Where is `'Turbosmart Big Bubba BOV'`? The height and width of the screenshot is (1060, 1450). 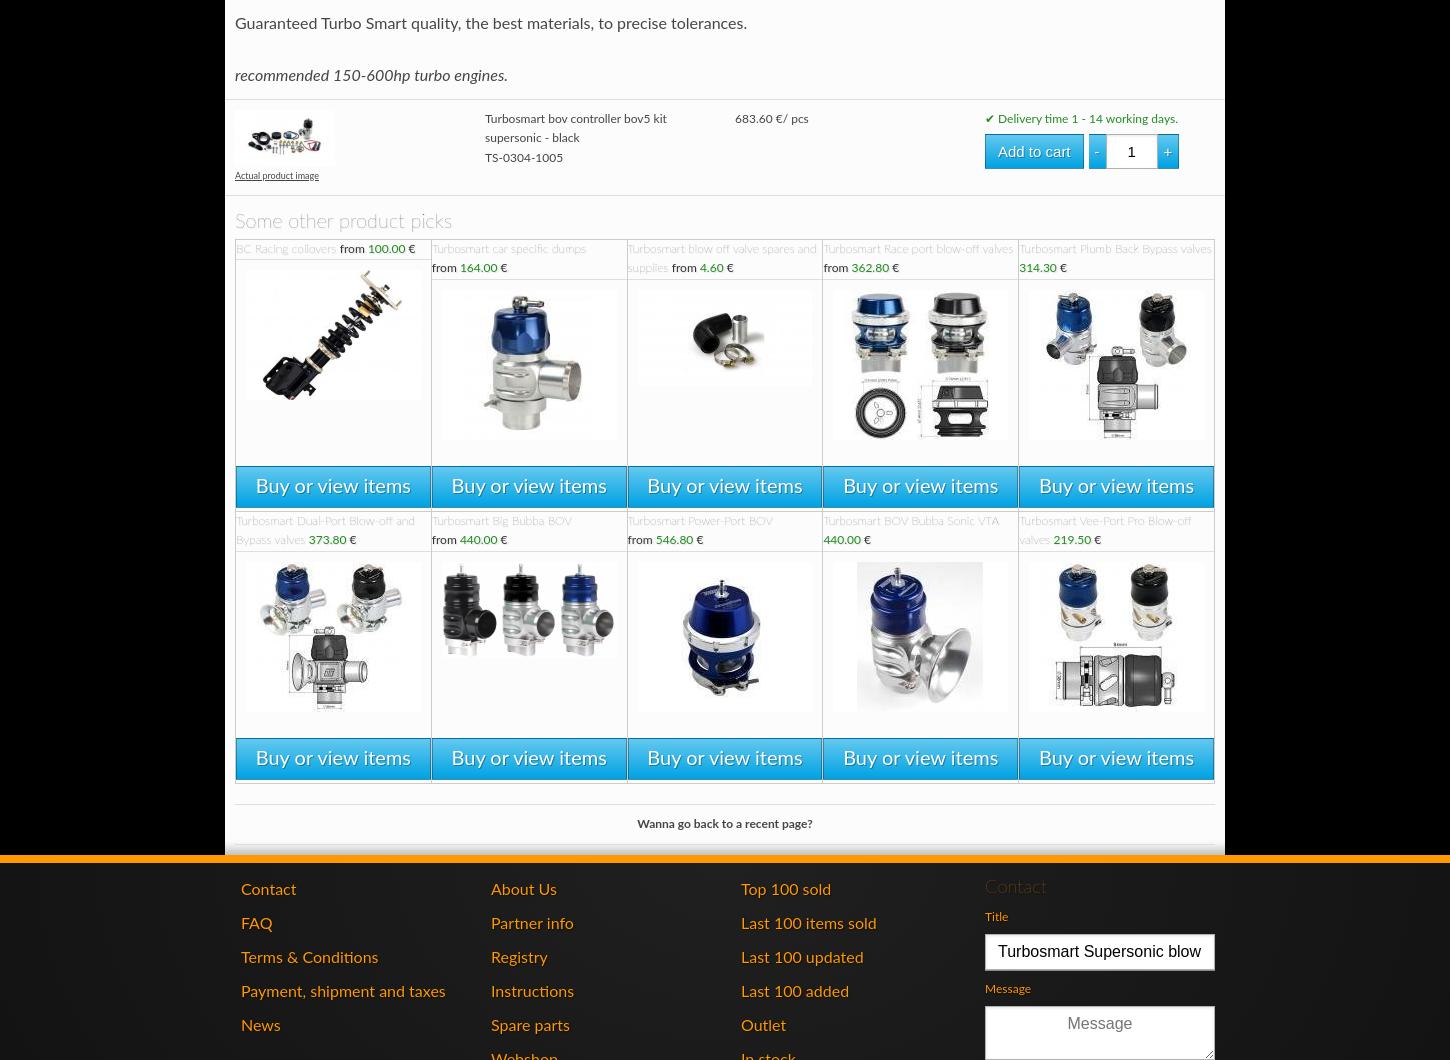
'Turbosmart Big Bubba BOV' is located at coordinates (500, 519).